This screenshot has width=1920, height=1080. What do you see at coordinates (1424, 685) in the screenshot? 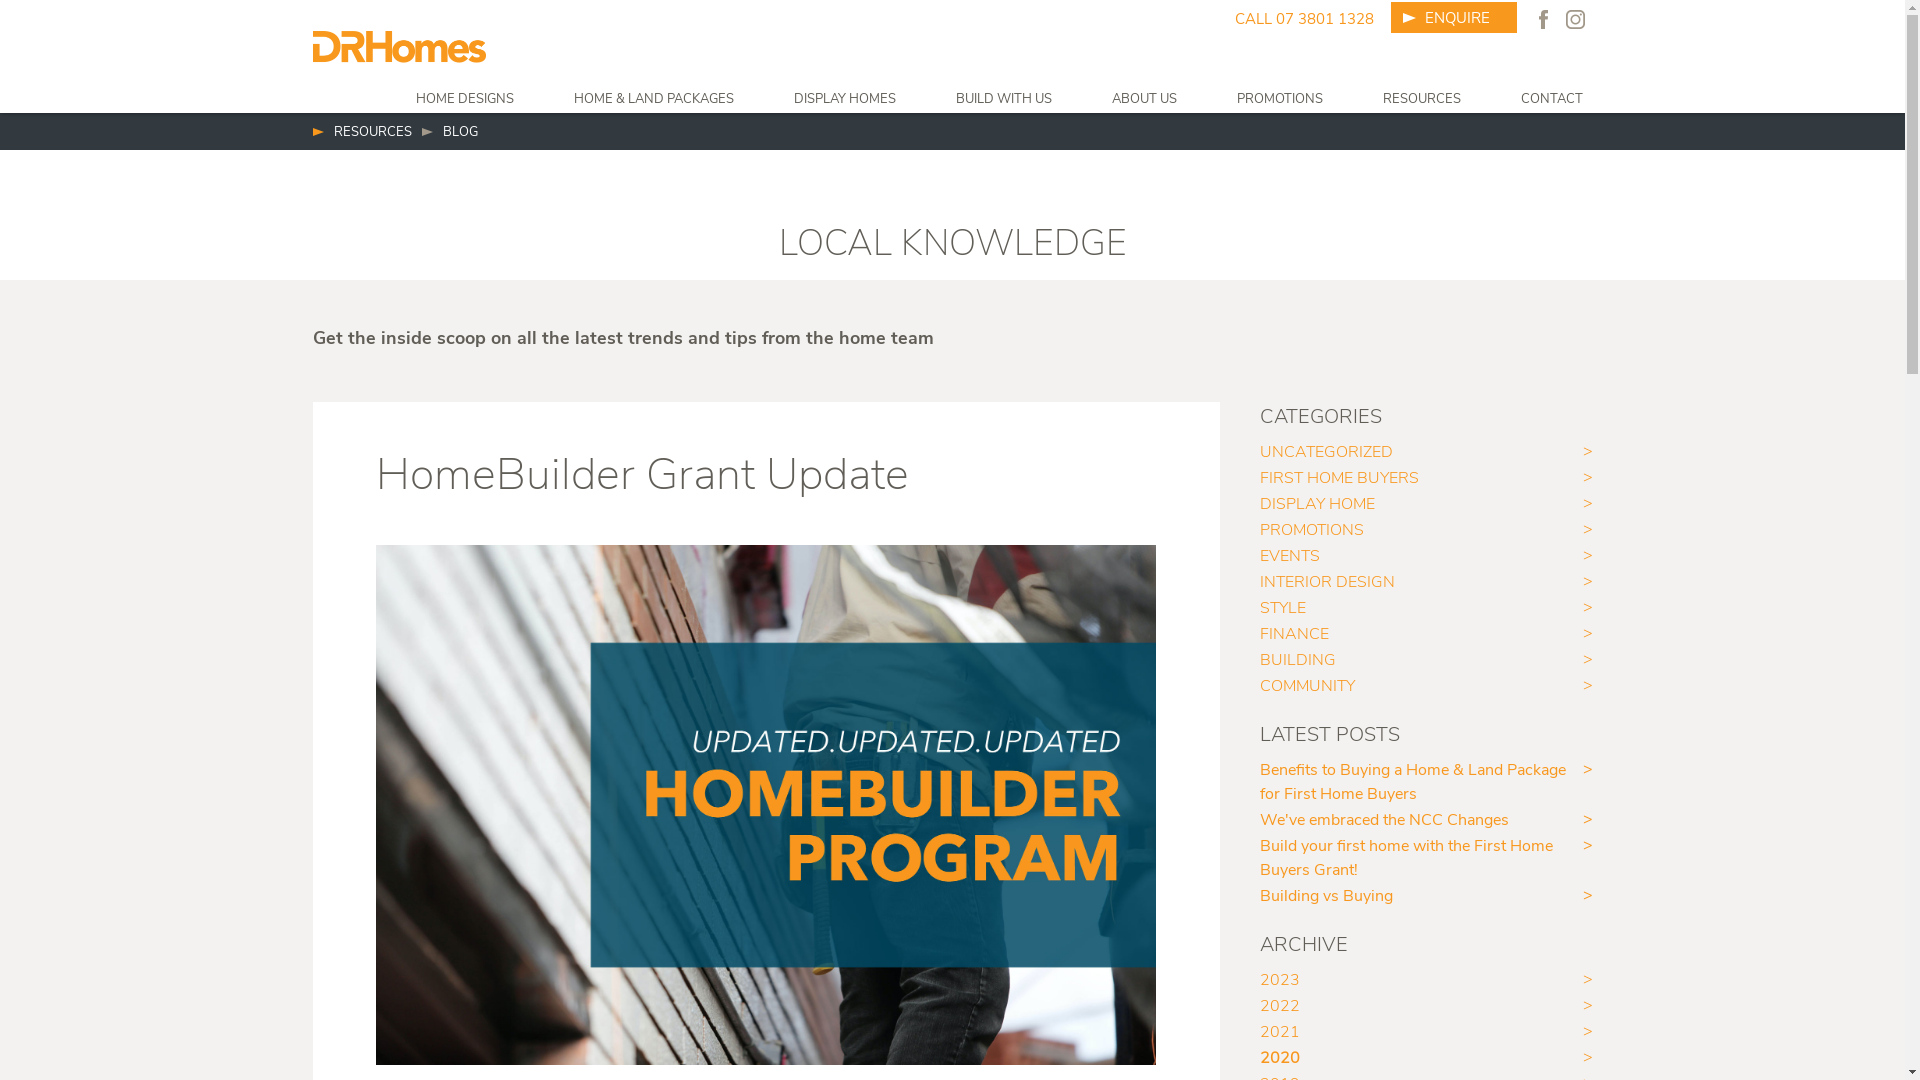
I see `'COMMUNITY'` at bounding box center [1424, 685].